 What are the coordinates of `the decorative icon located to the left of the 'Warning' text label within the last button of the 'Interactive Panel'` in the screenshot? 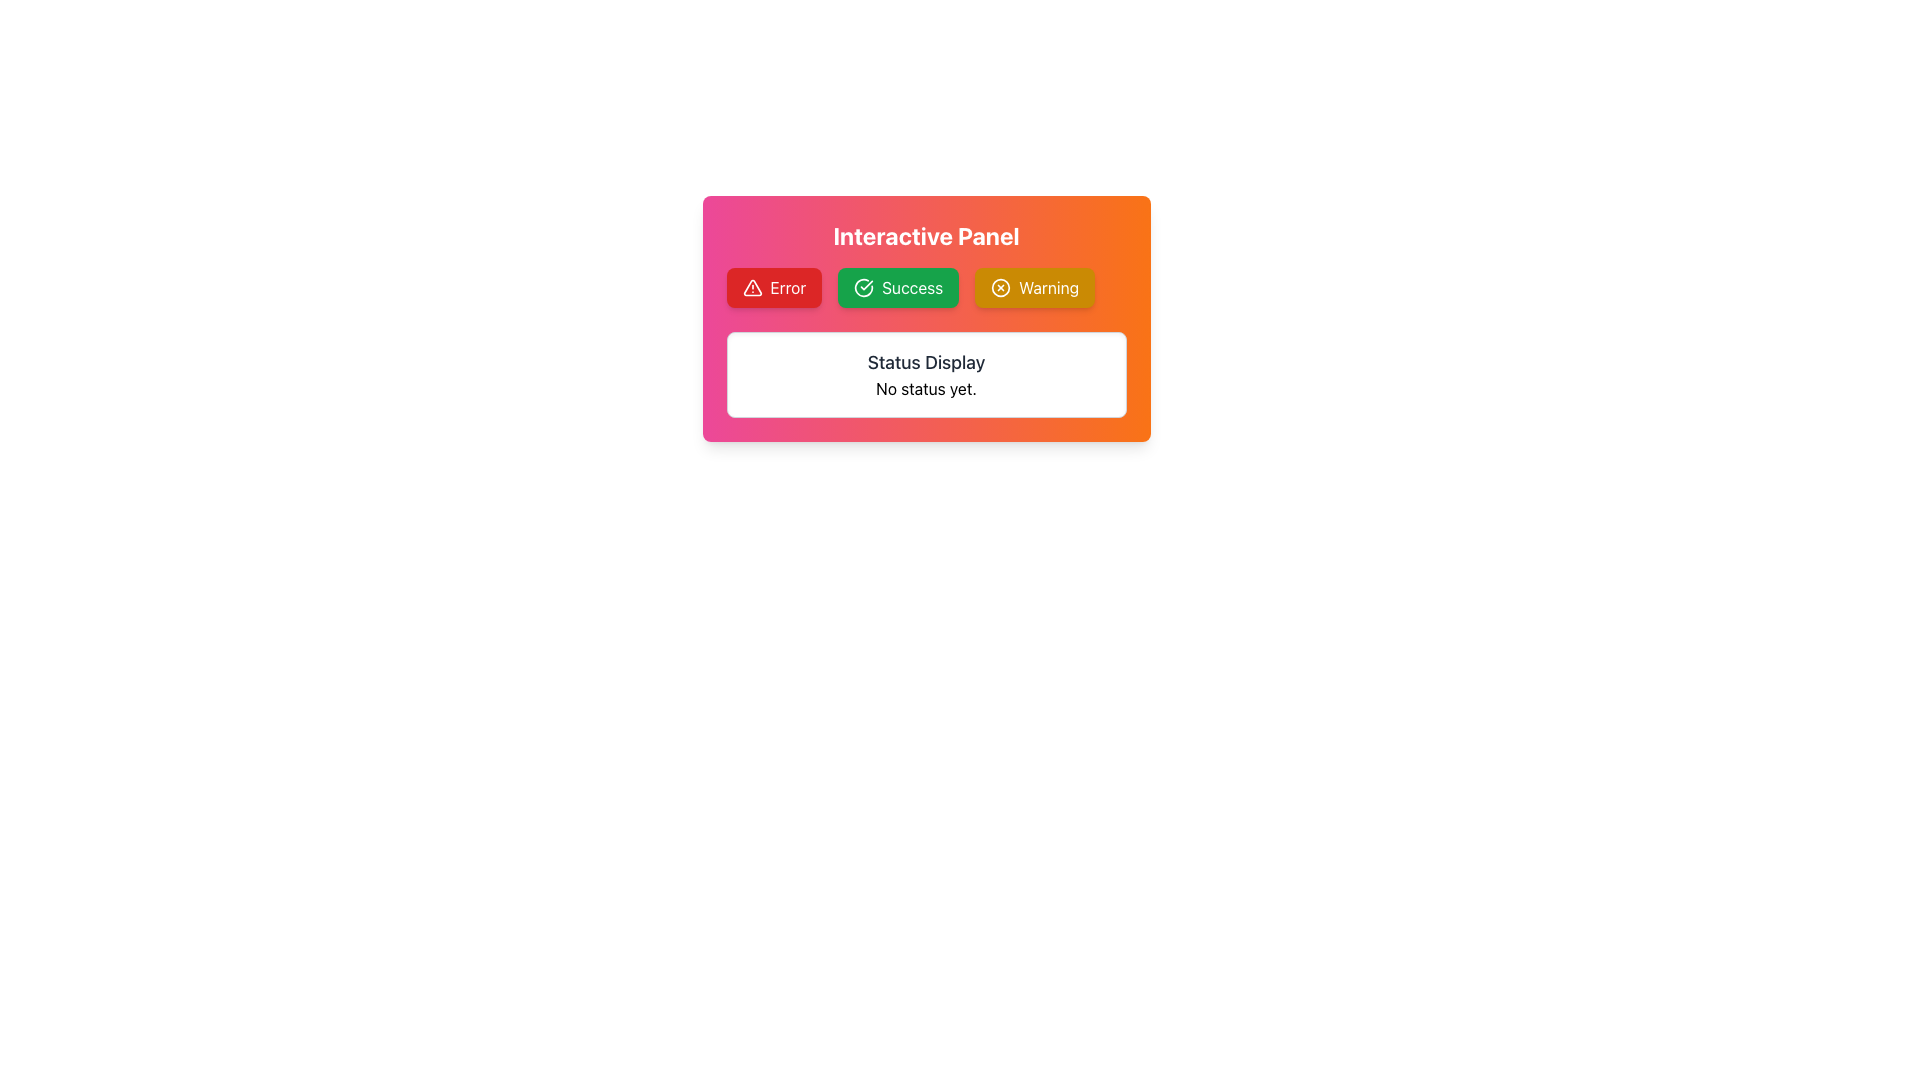 It's located at (1001, 288).